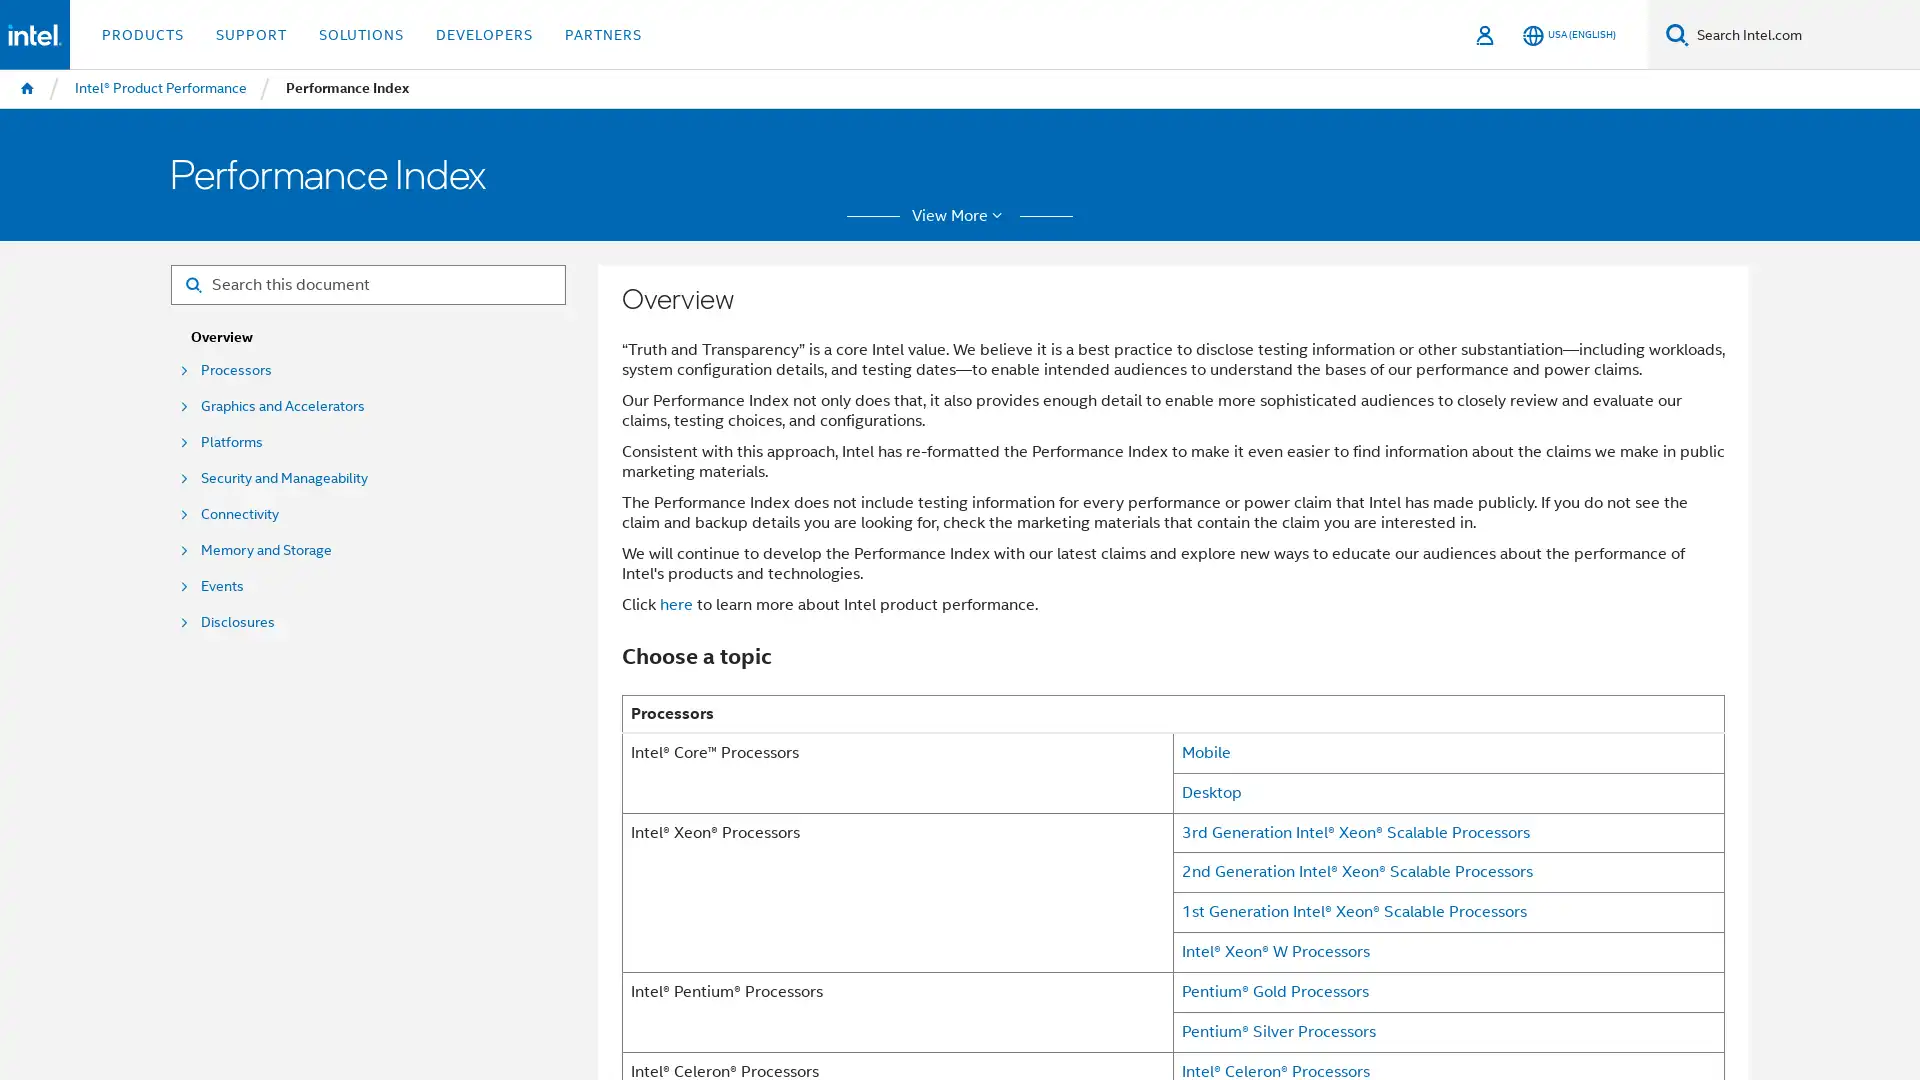  Describe the element at coordinates (1567, 34) in the screenshot. I see `USA (English)` at that location.